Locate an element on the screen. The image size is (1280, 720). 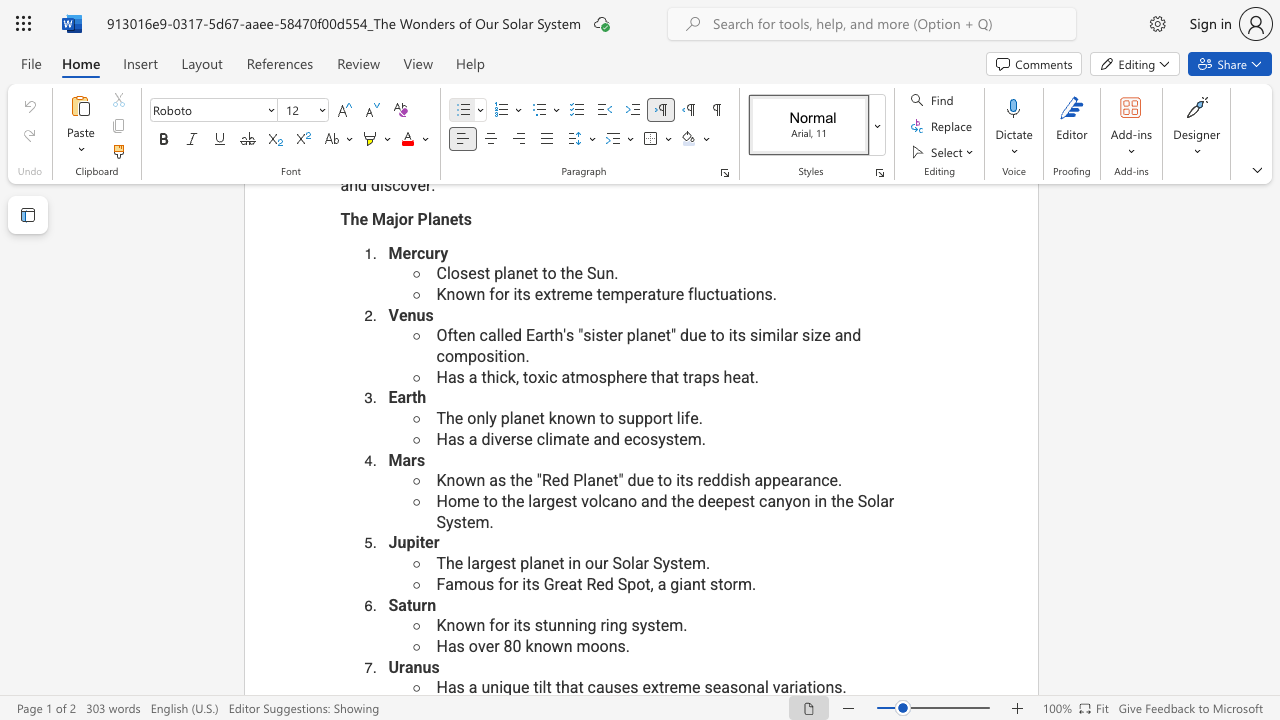
the 1th character "g" in the text is located at coordinates (550, 500).